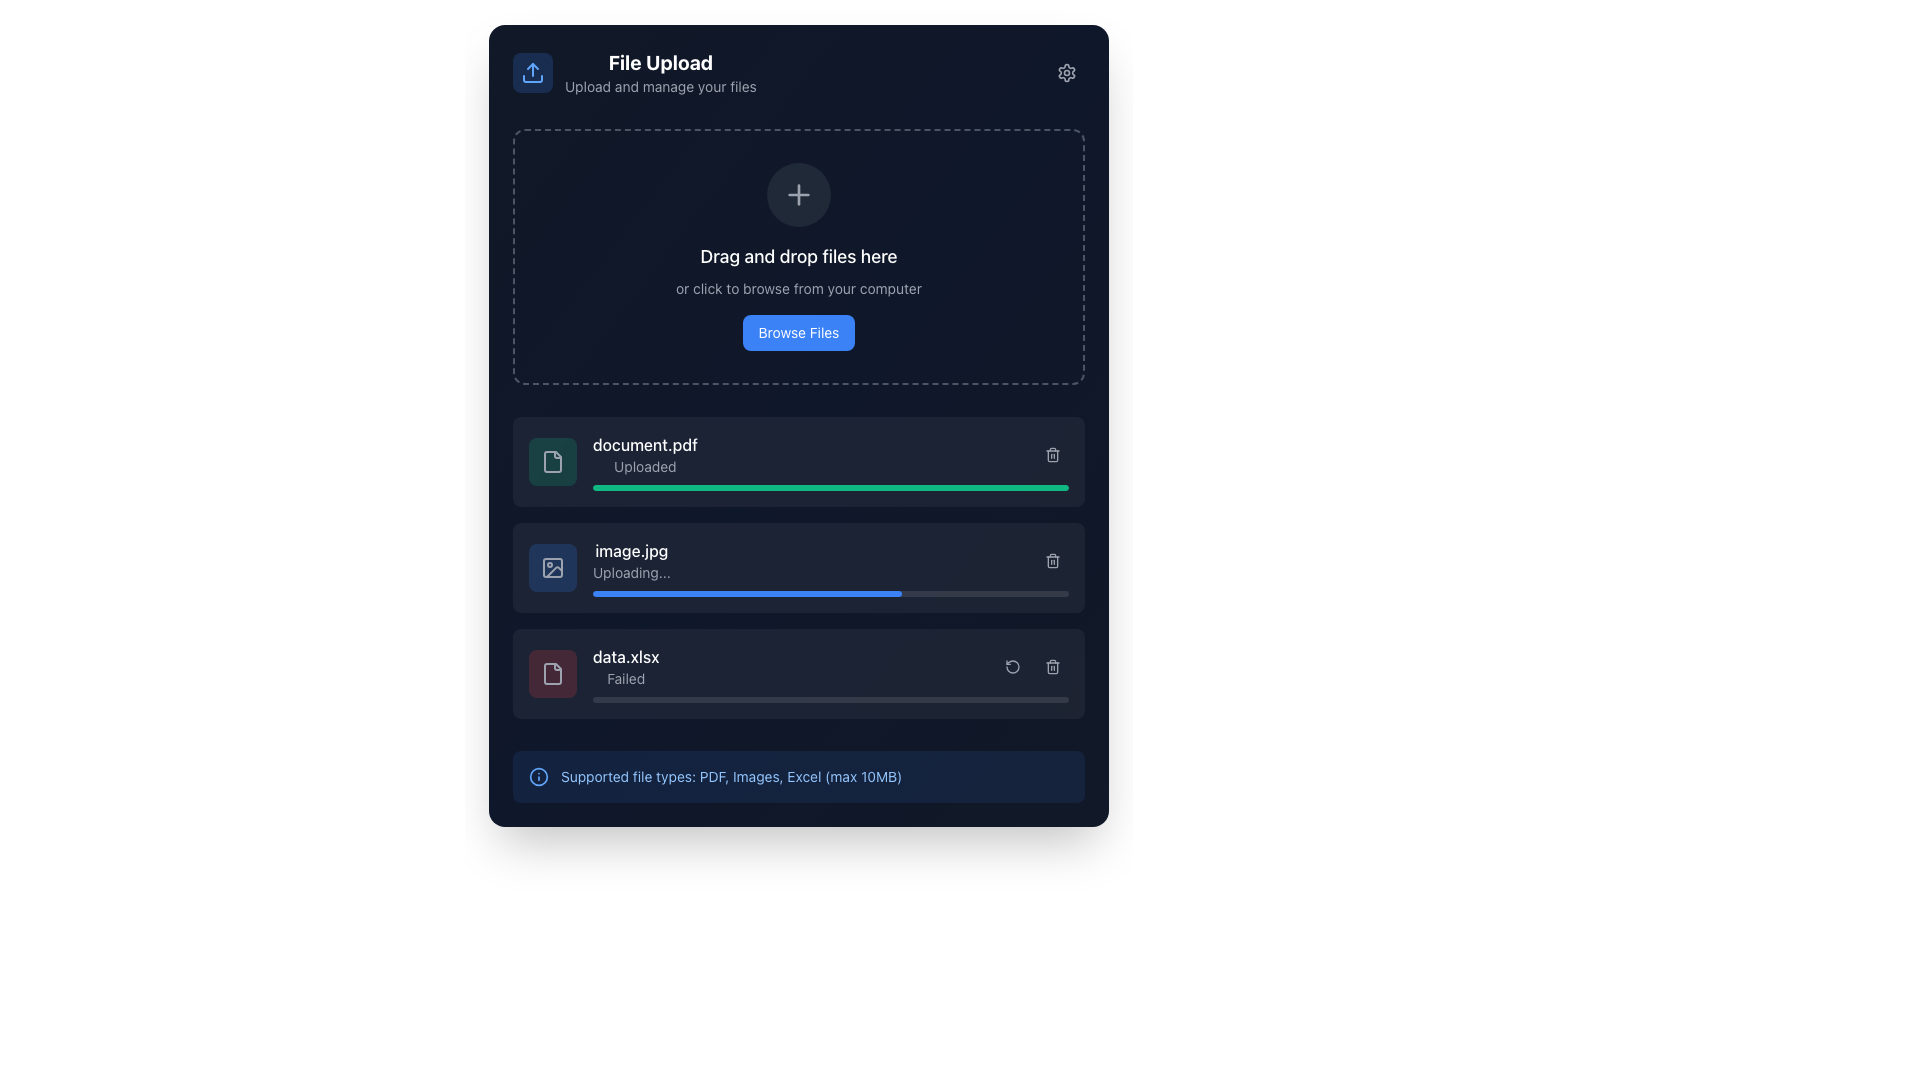 This screenshot has width=1920, height=1080. What do you see at coordinates (552, 462) in the screenshot?
I see `the document icon, which is a gray outline resembling a file with a folded corner, located next to 'document.pdf' in the file list` at bounding box center [552, 462].